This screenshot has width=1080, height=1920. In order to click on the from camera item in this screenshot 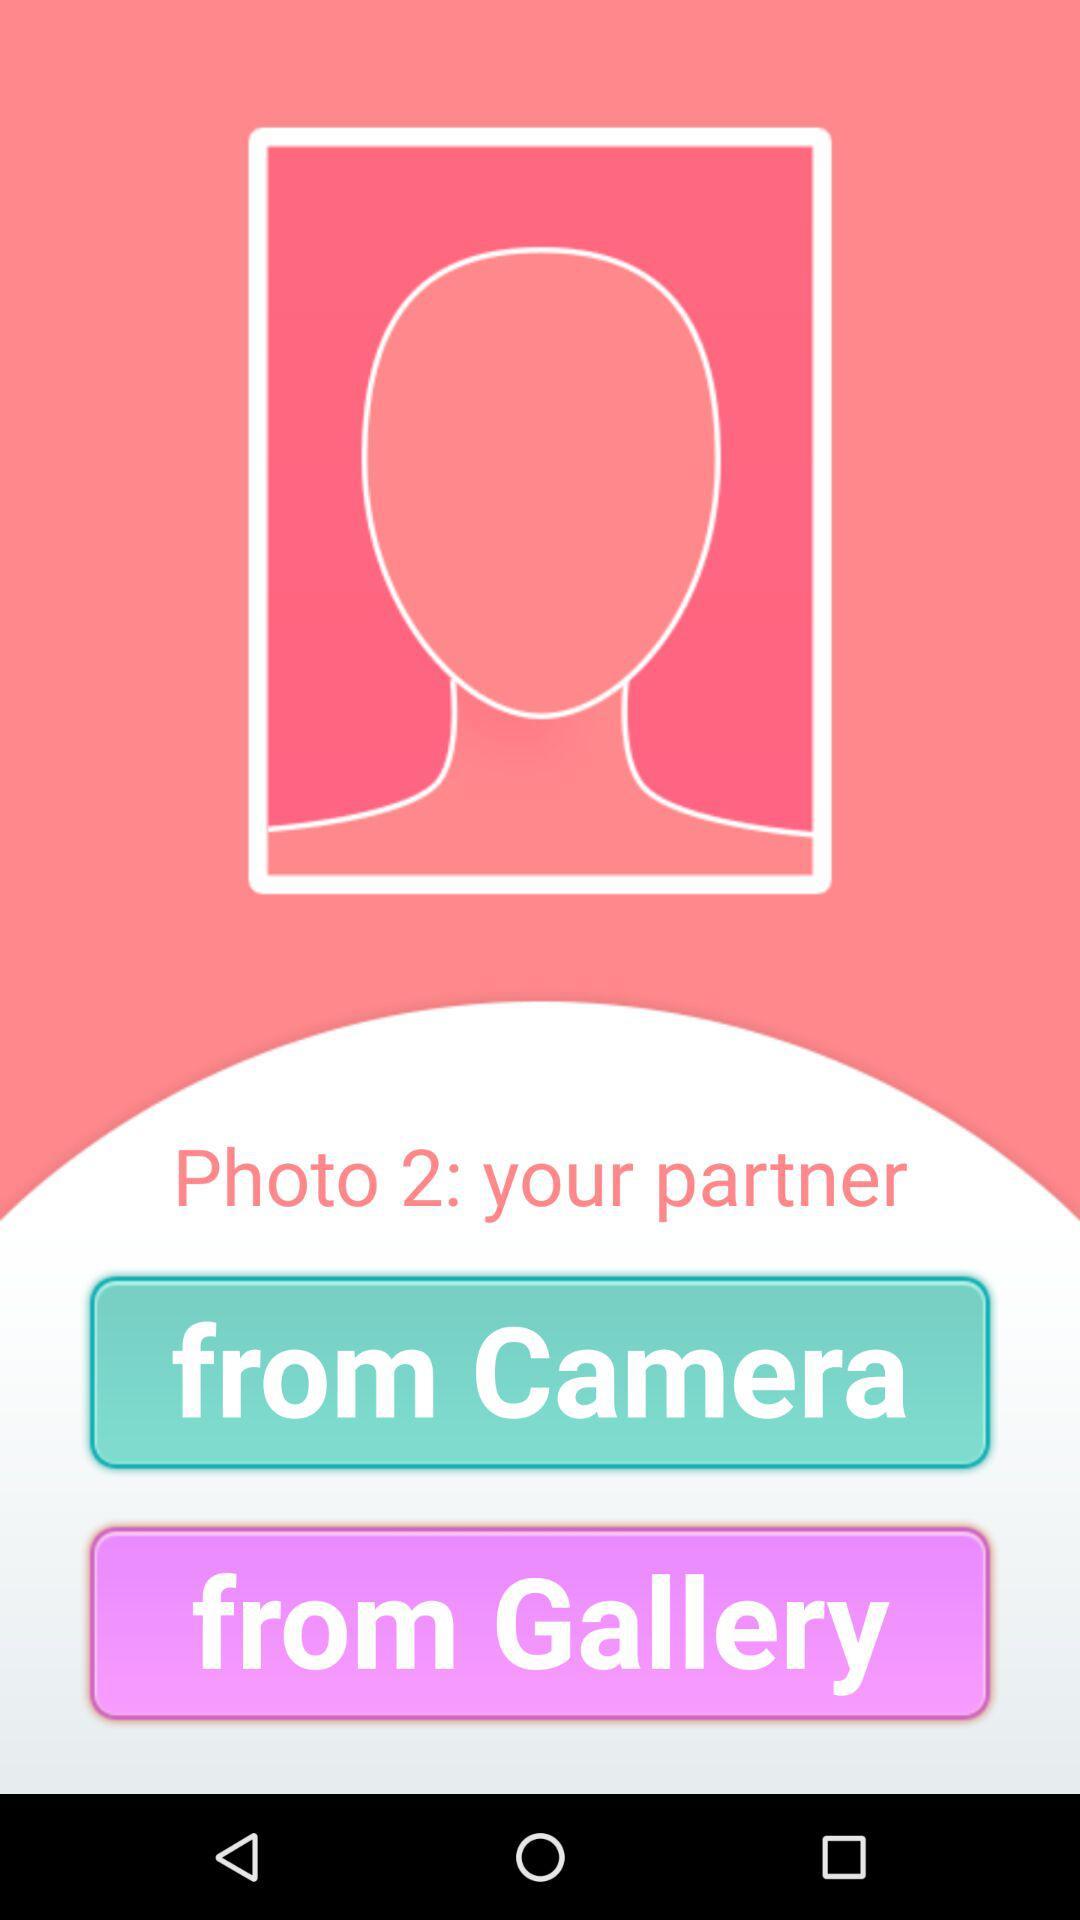, I will do `click(540, 1371)`.